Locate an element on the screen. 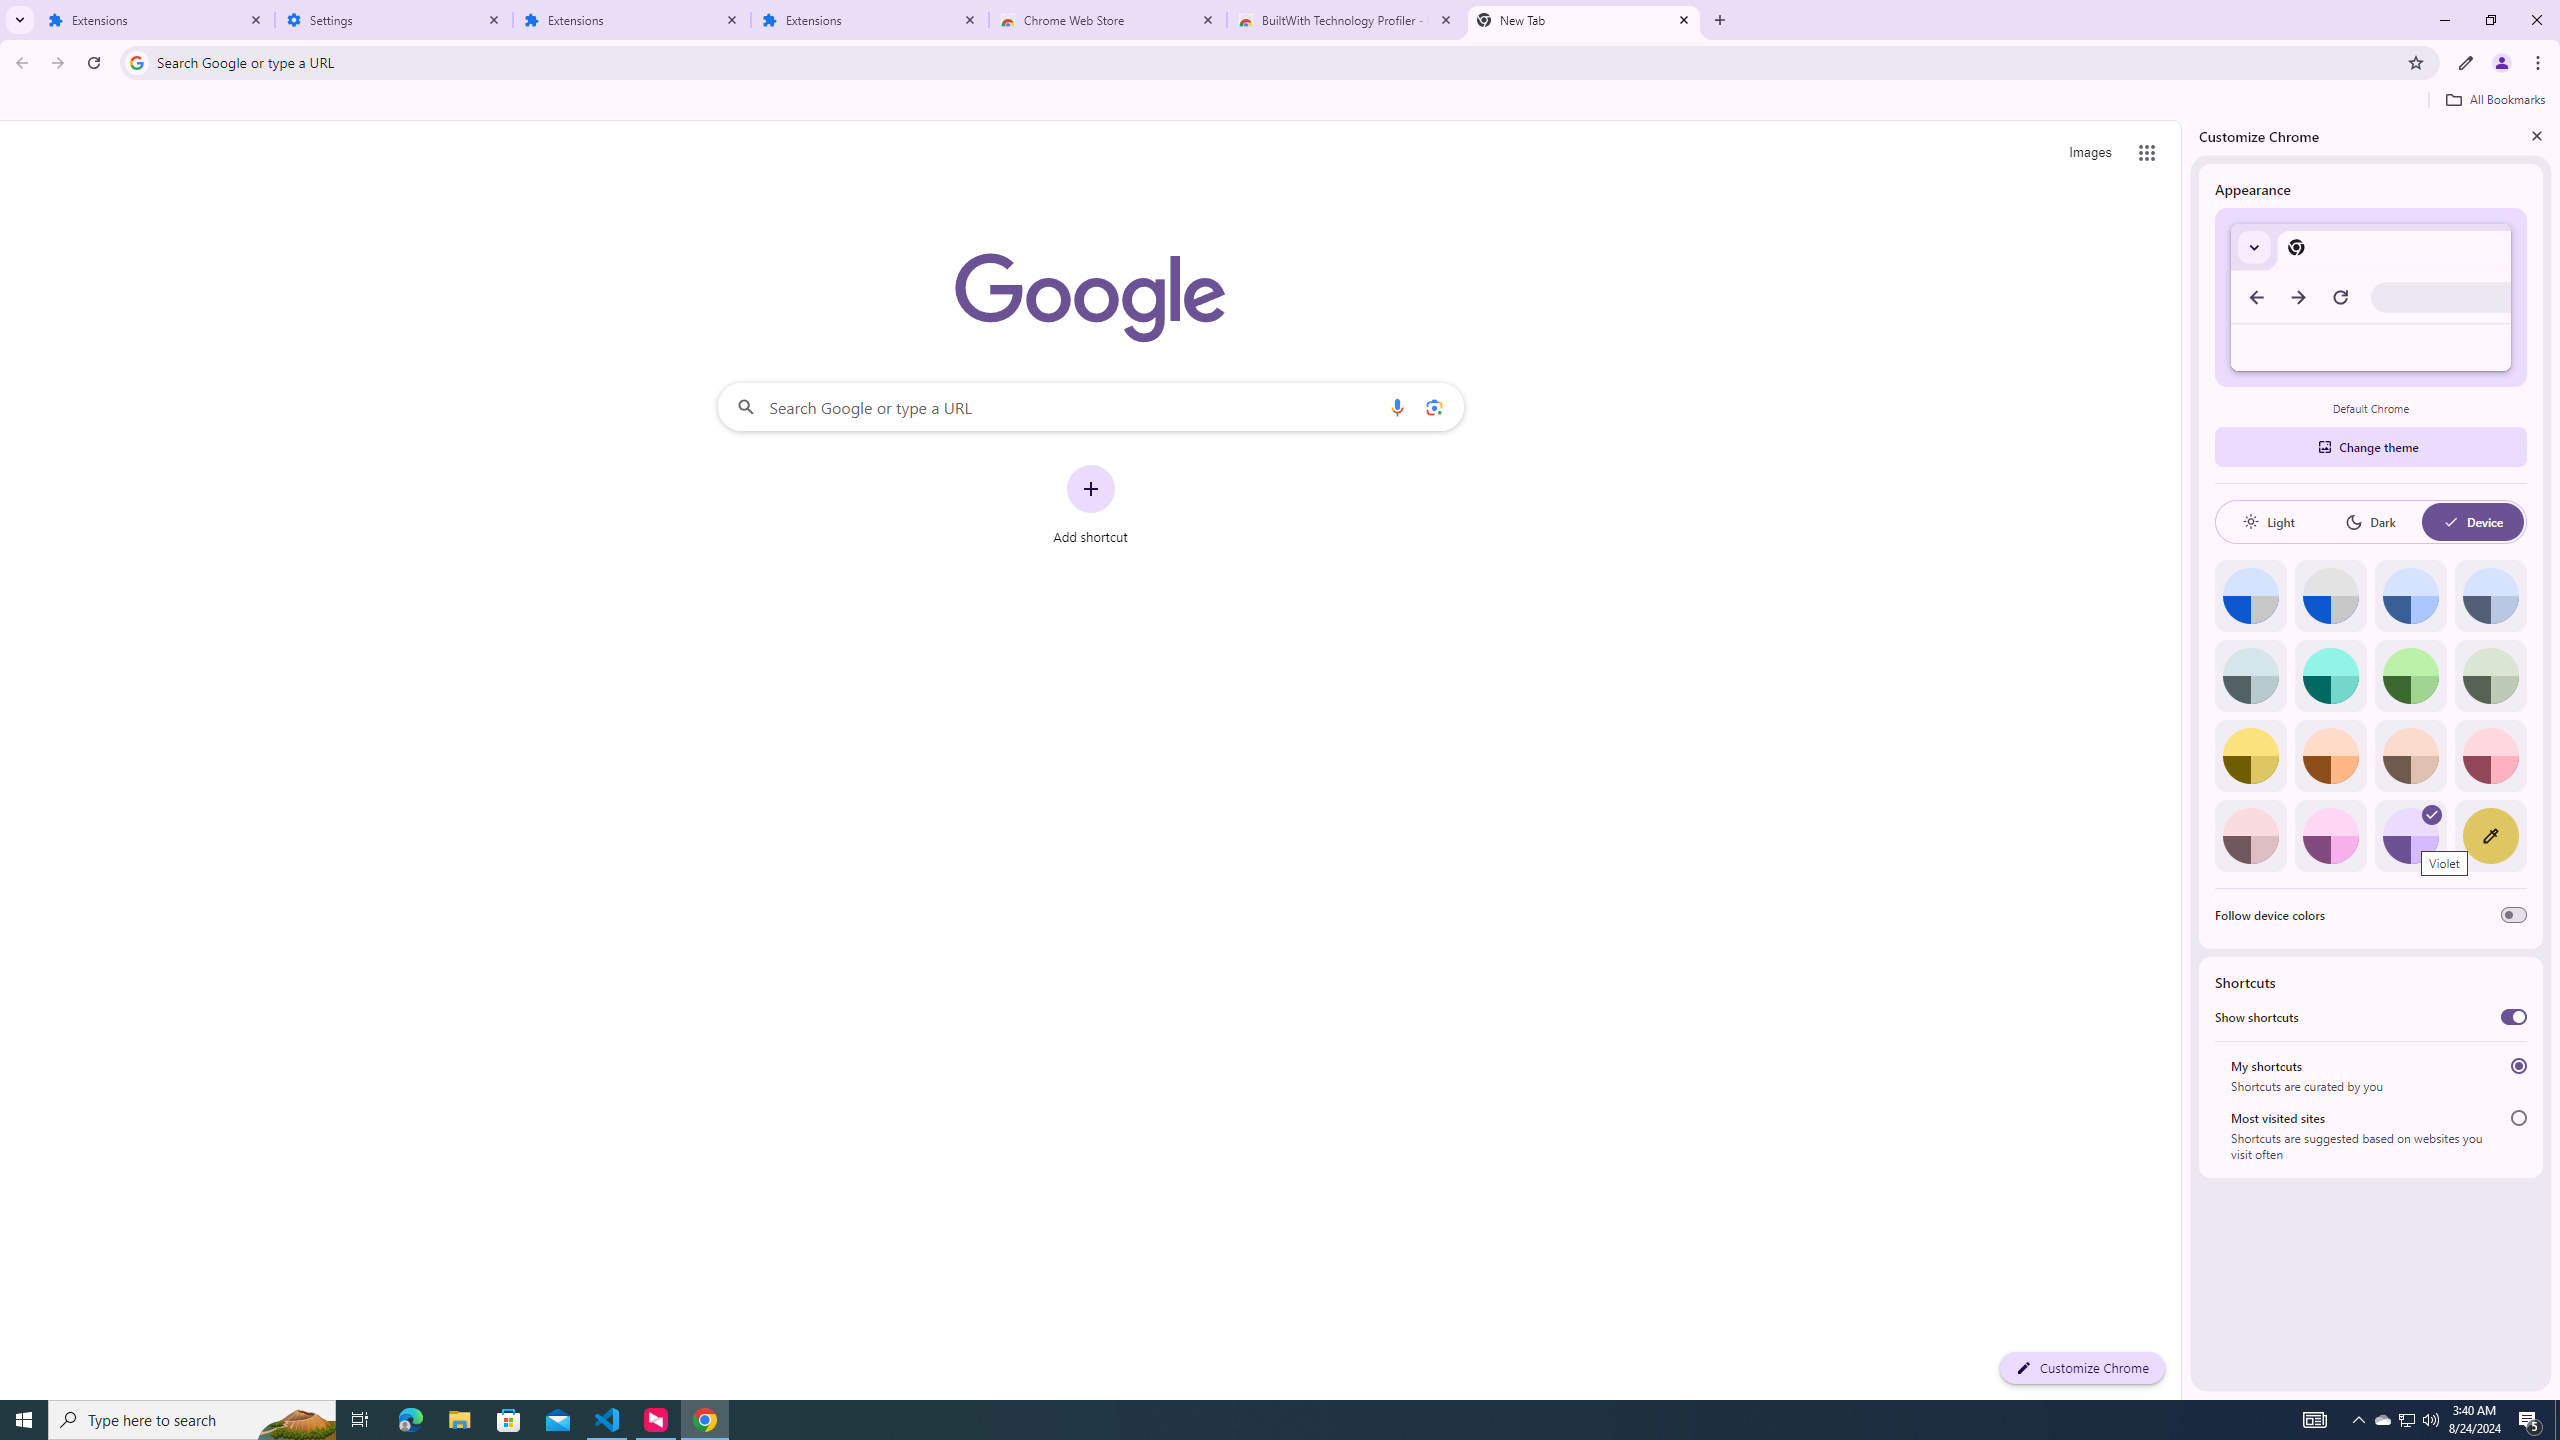 This screenshot has width=2560, height=1440. 'New Tab' is located at coordinates (1583, 19).